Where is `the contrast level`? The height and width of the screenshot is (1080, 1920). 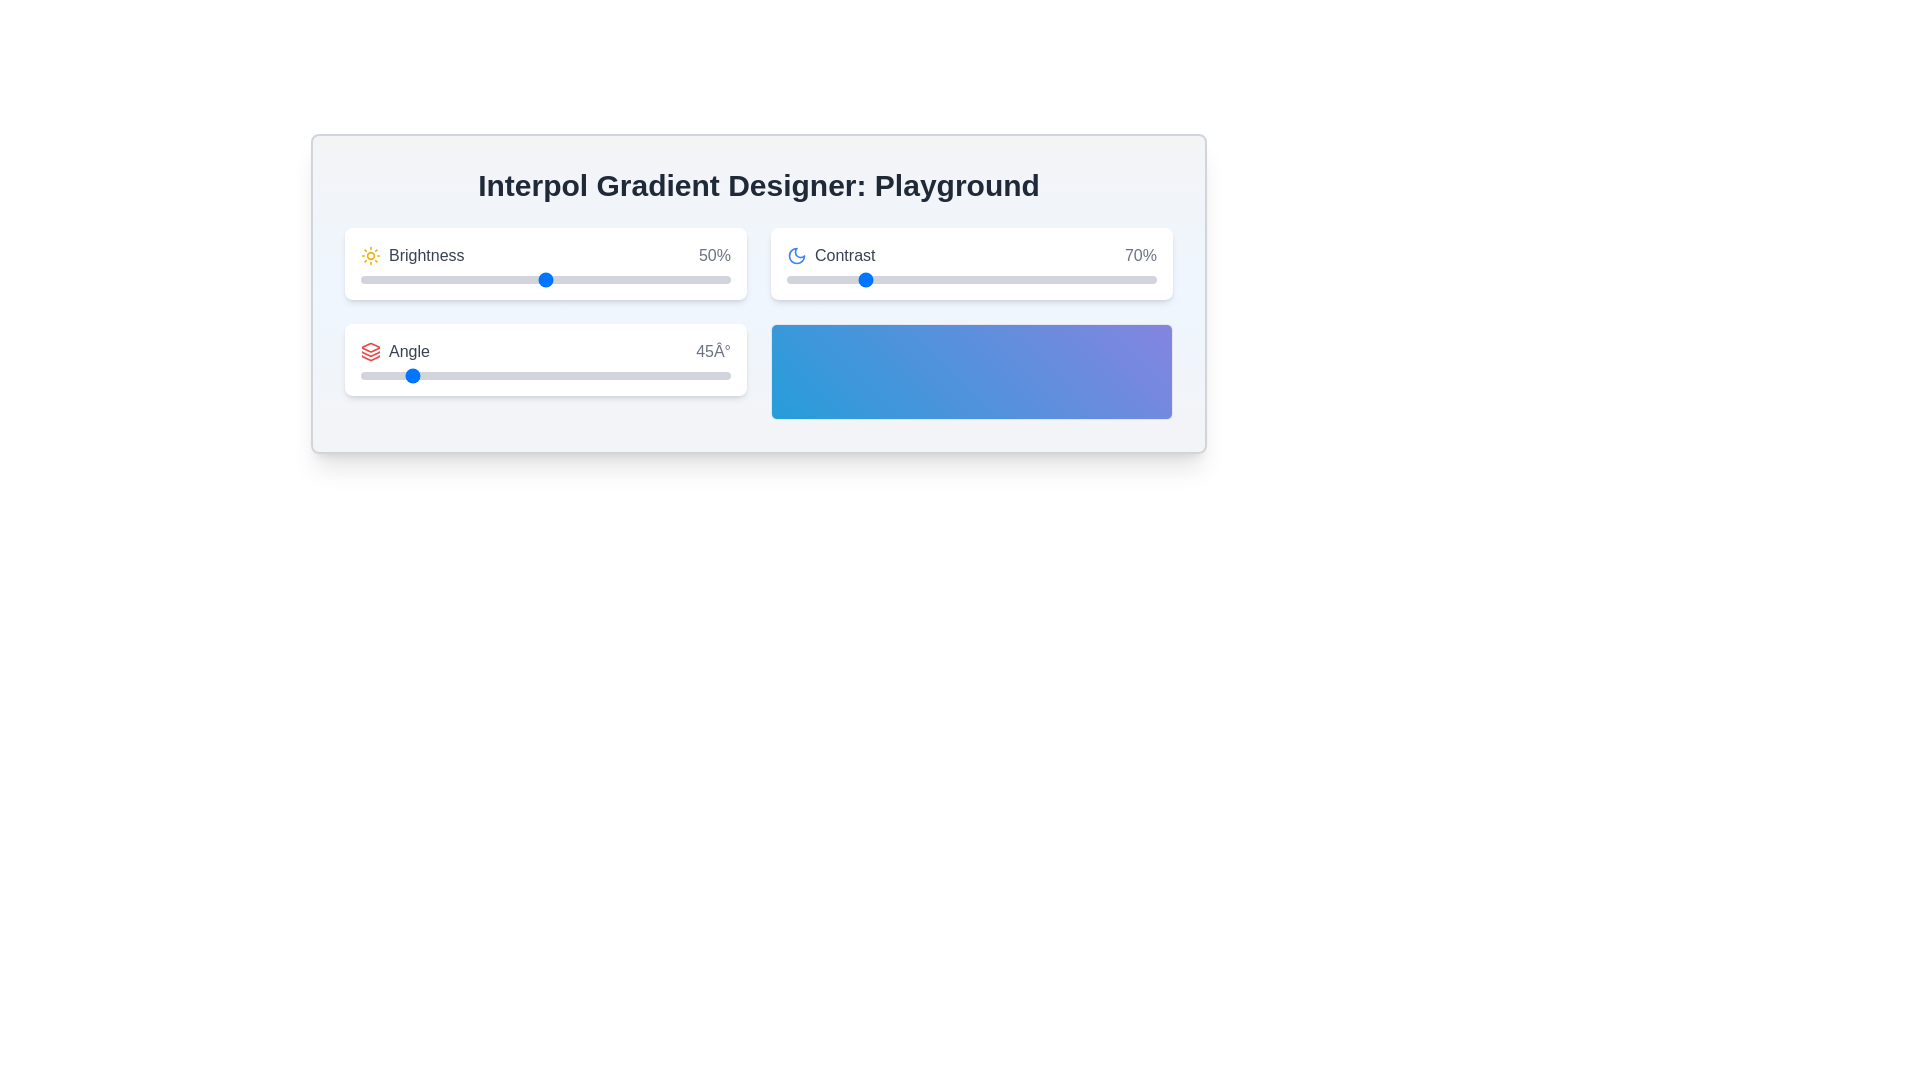 the contrast level is located at coordinates (801, 280).